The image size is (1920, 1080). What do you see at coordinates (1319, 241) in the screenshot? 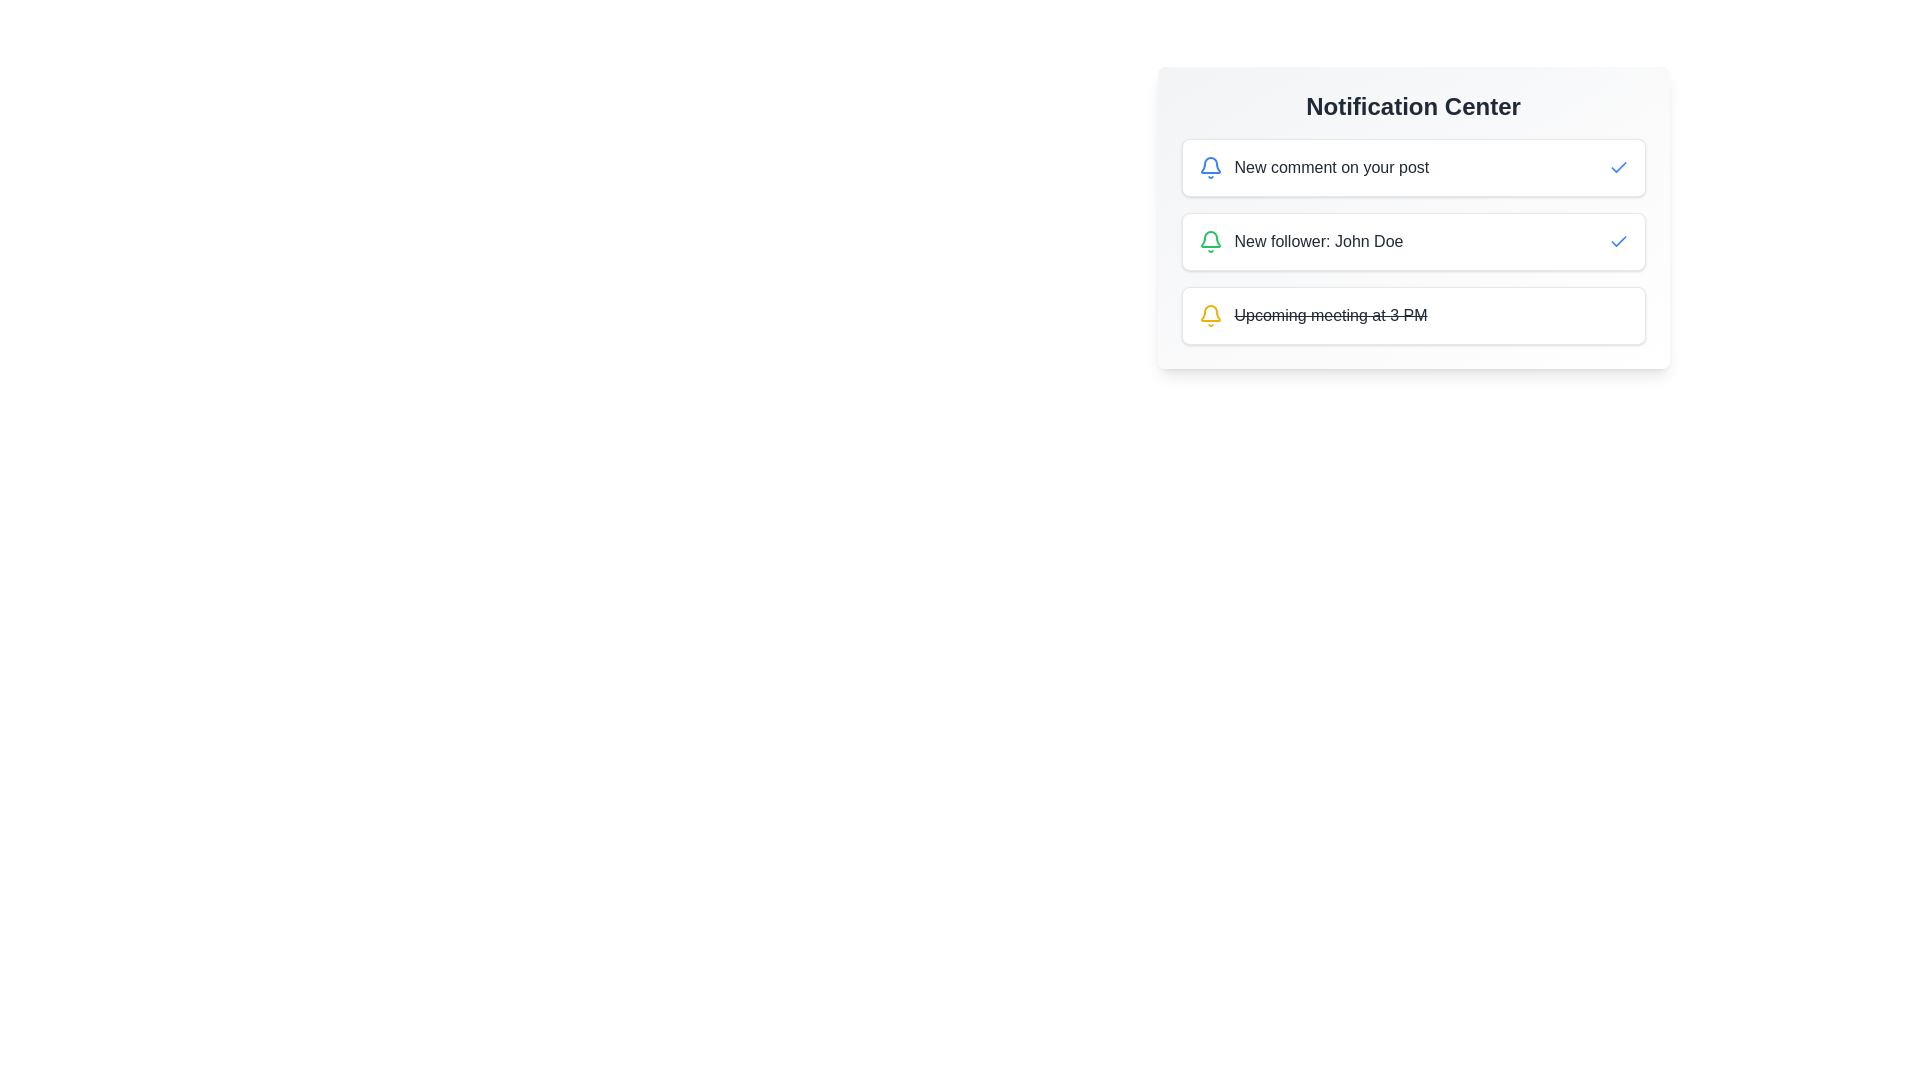
I see `the notification message informing the user about the new follower named 'John Doe' in the Notification Center` at bounding box center [1319, 241].